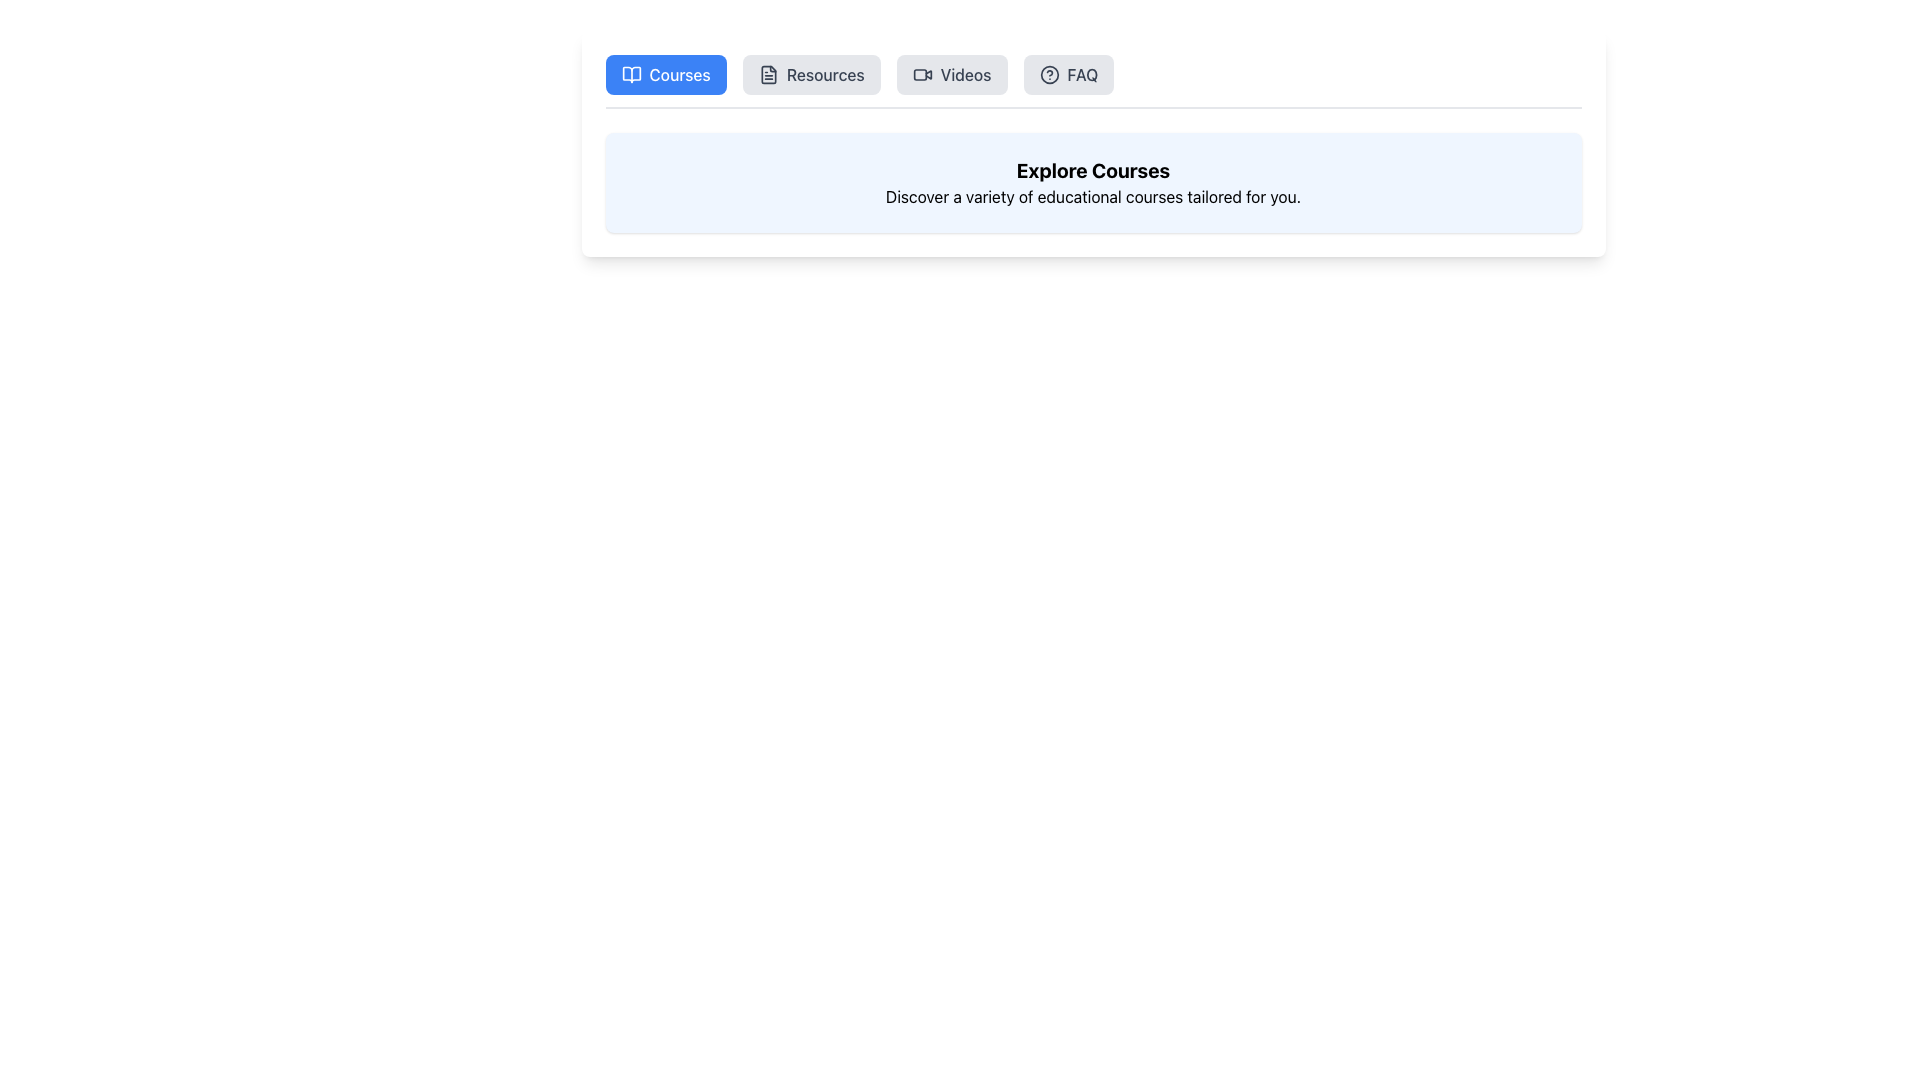 The height and width of the screenshot is (1080, 1920). What do you see at coordinates (767, 73) in the screenshot?
I see `the small document or file icon adjacent to the 'Resources' text label in the top navigation section of the page` at bounding box center [767, 73].